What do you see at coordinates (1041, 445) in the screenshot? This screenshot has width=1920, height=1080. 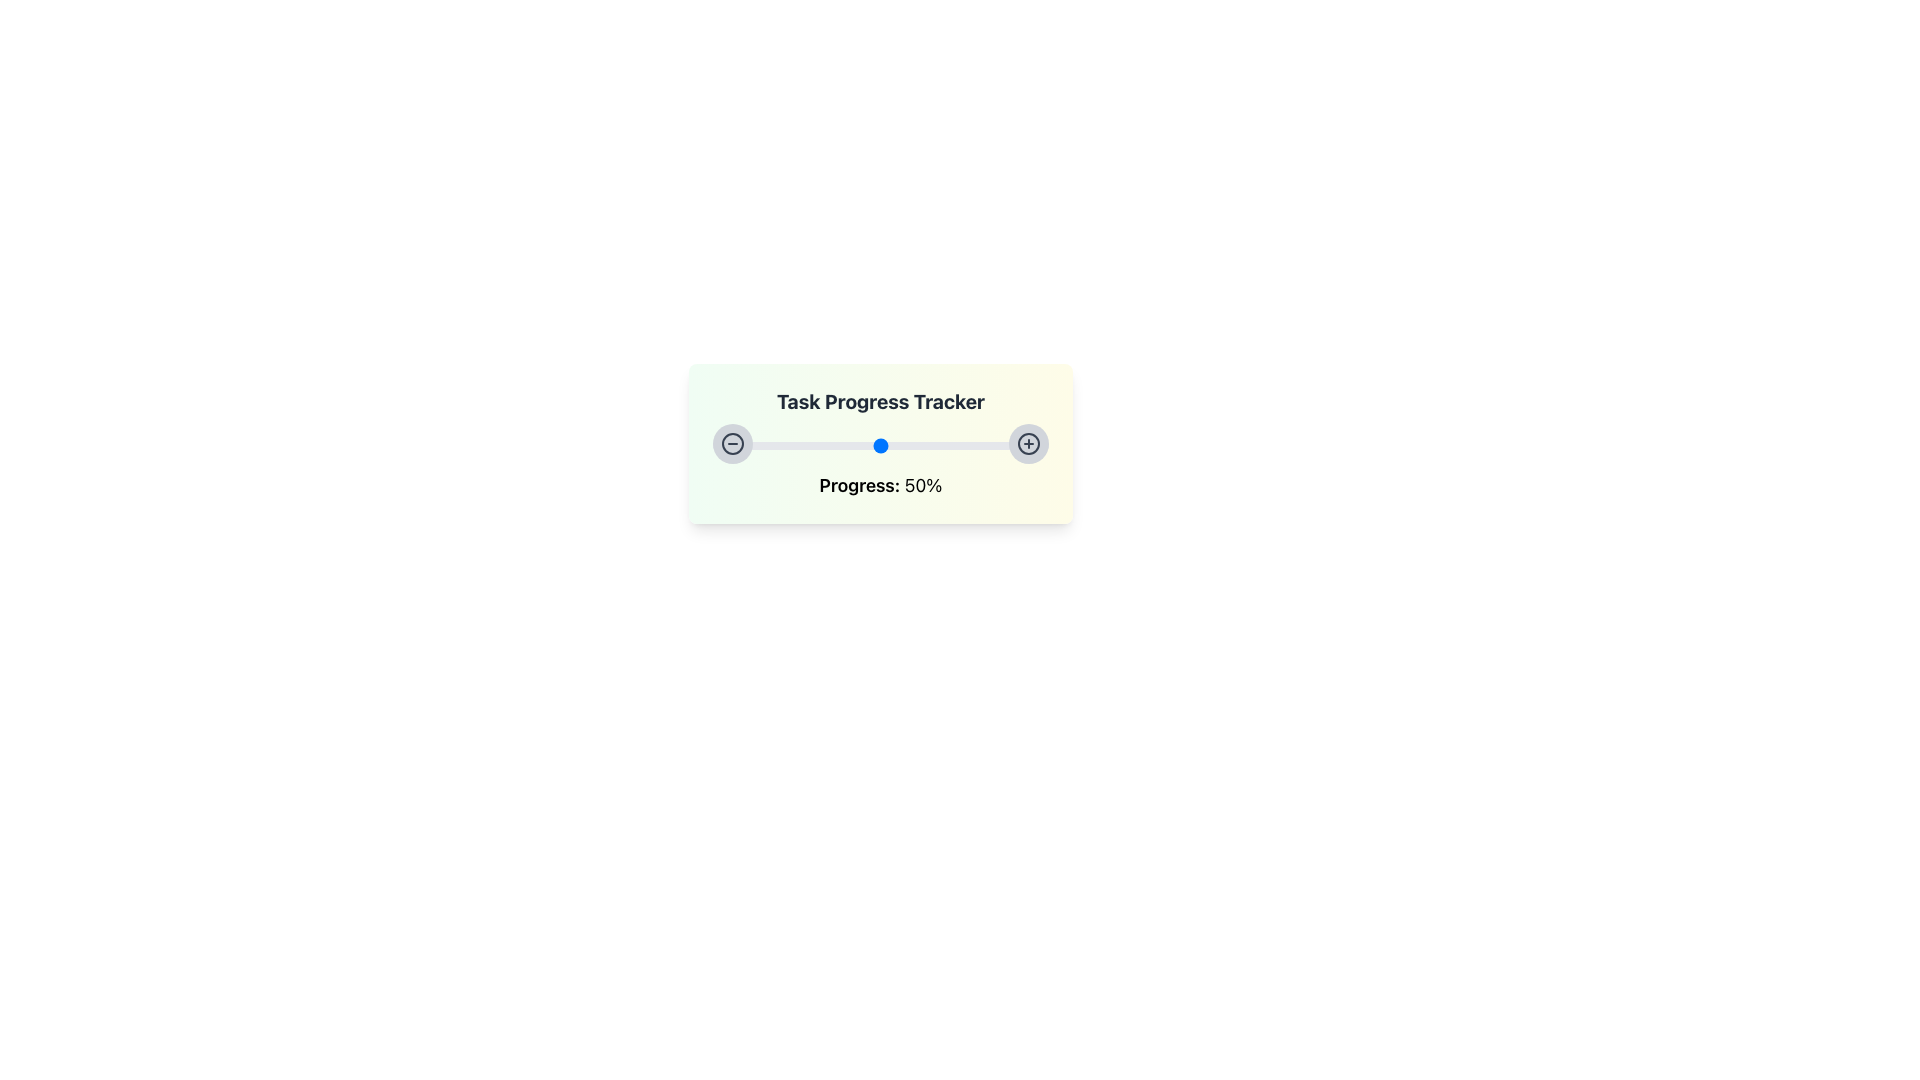 I see `the slider` at bounding box center [1041, 445].